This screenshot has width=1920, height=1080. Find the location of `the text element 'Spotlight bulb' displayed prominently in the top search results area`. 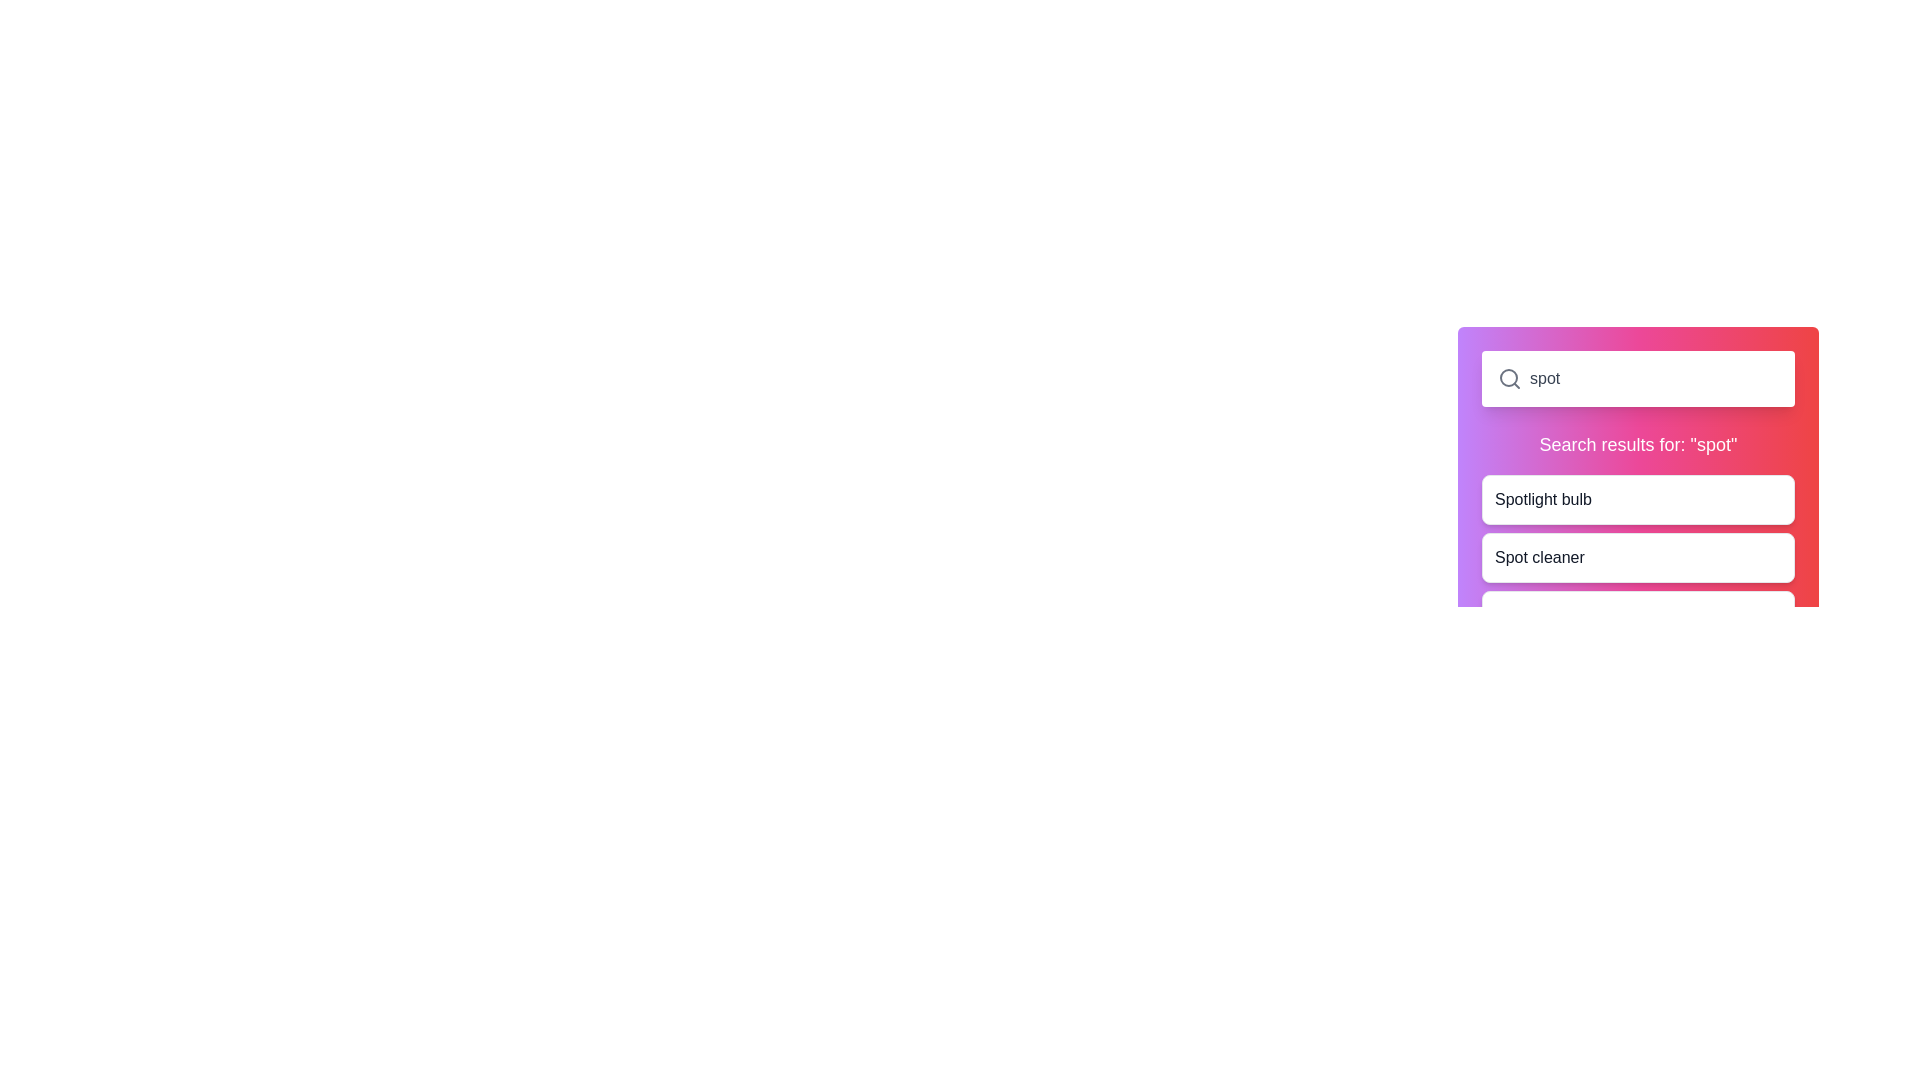

the text element 'Spotlight bulb' displayed prominently in the top search results area is located at coordinates (1542, 499).